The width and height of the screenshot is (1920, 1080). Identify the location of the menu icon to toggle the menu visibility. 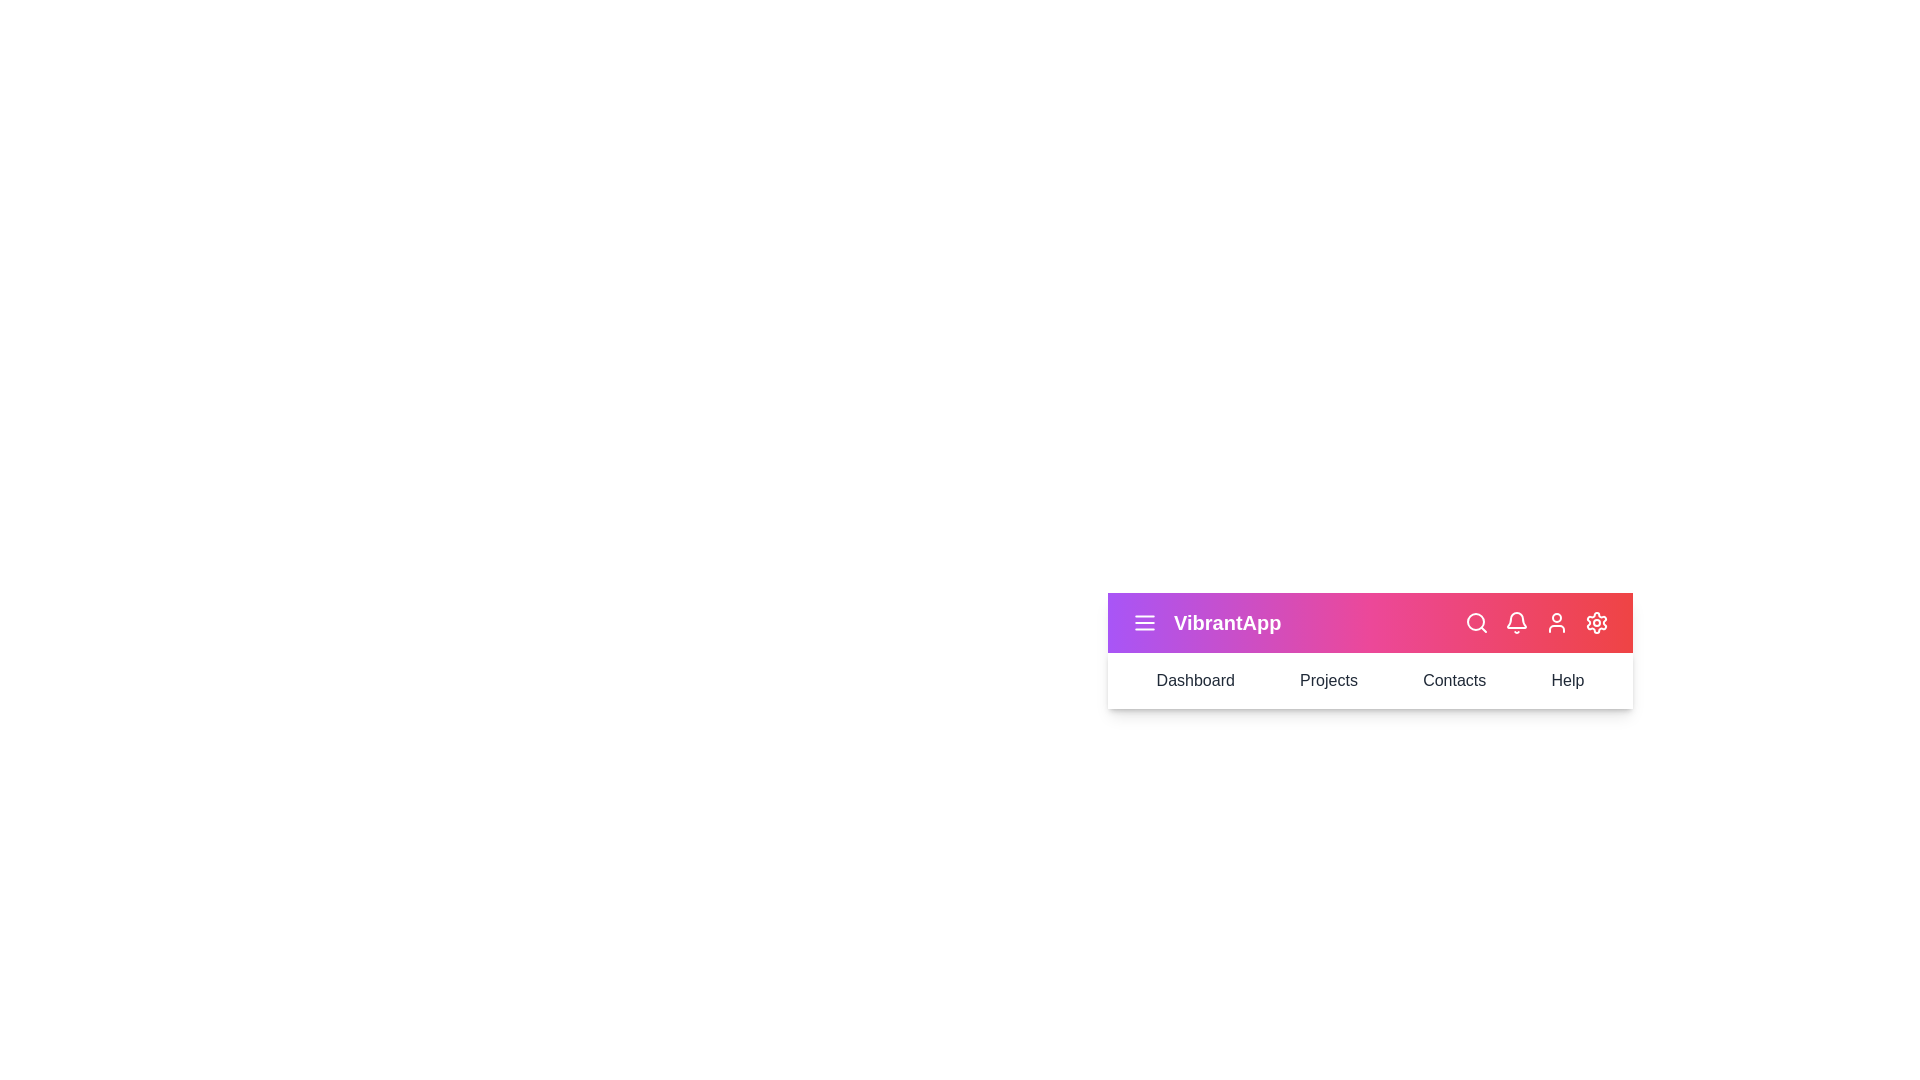
(1145, 622).